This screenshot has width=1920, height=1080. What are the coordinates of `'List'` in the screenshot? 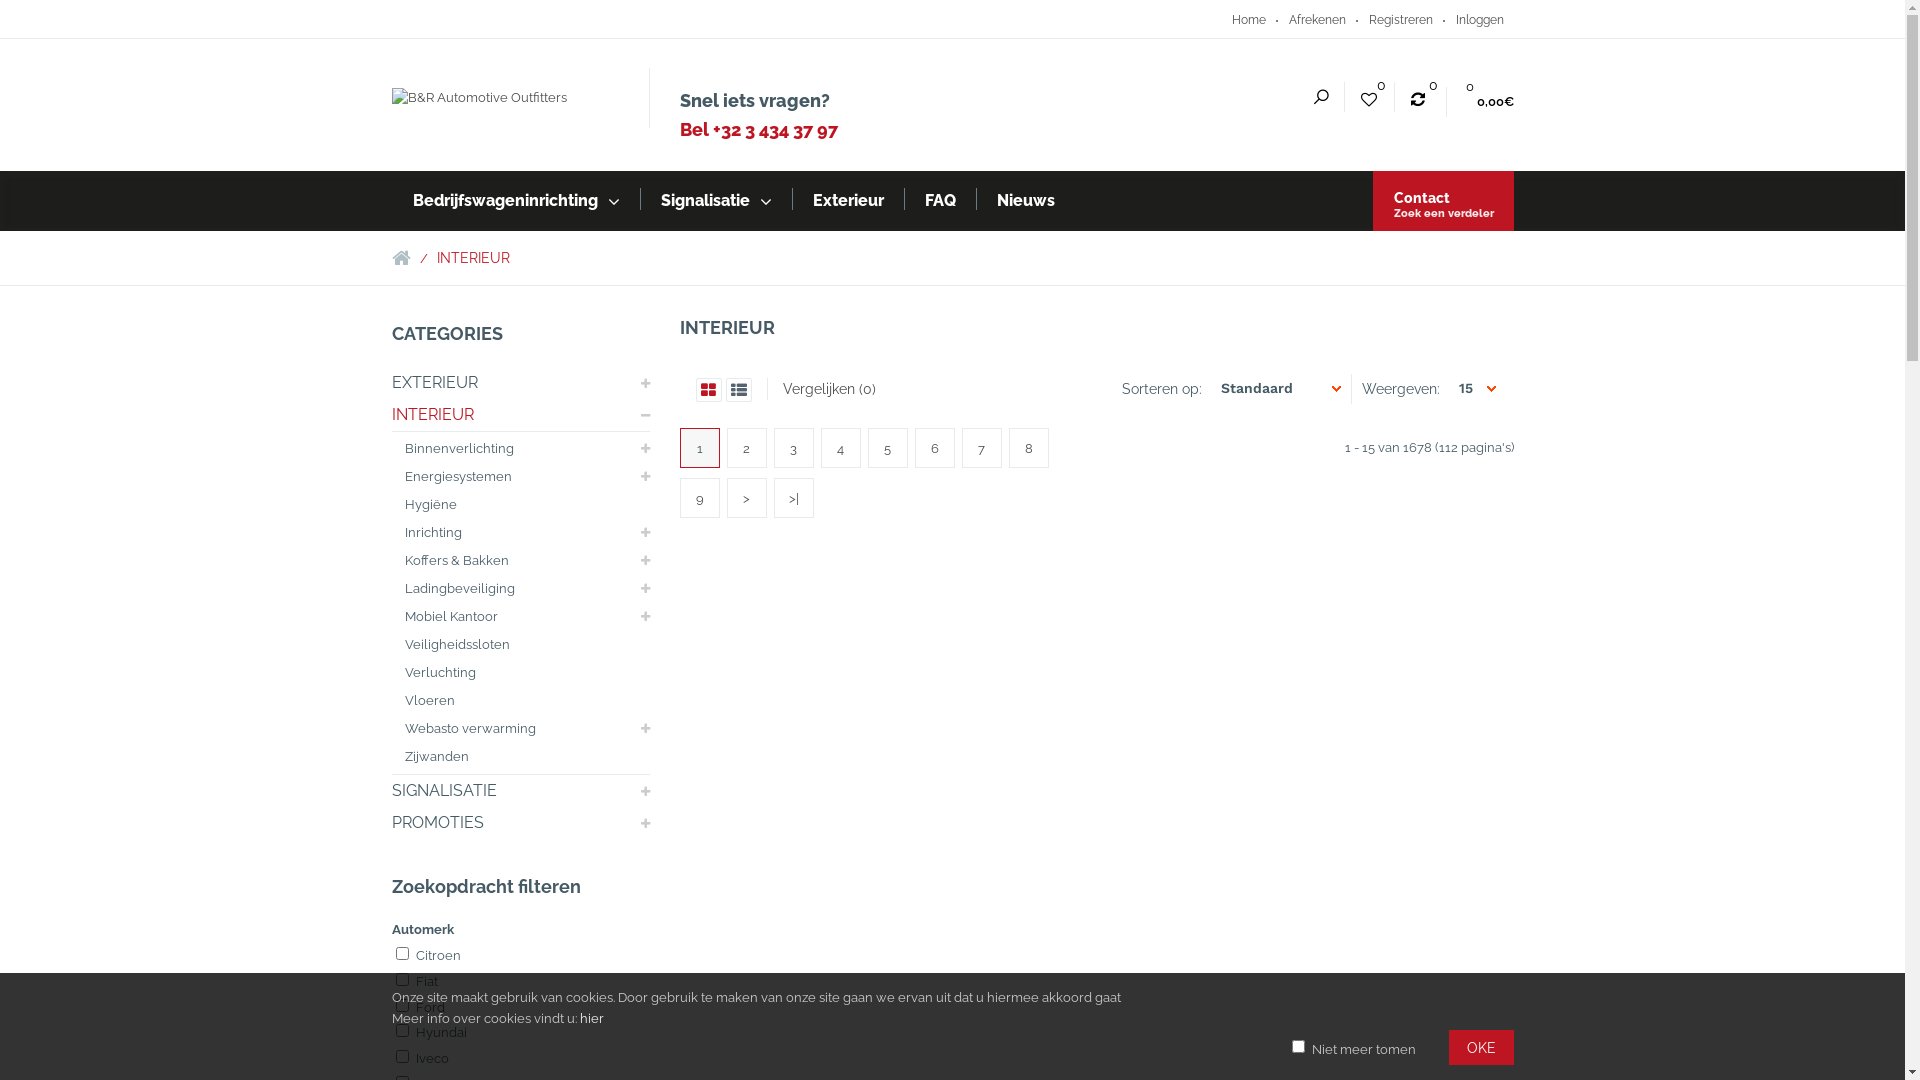 It's located at (738, 389).